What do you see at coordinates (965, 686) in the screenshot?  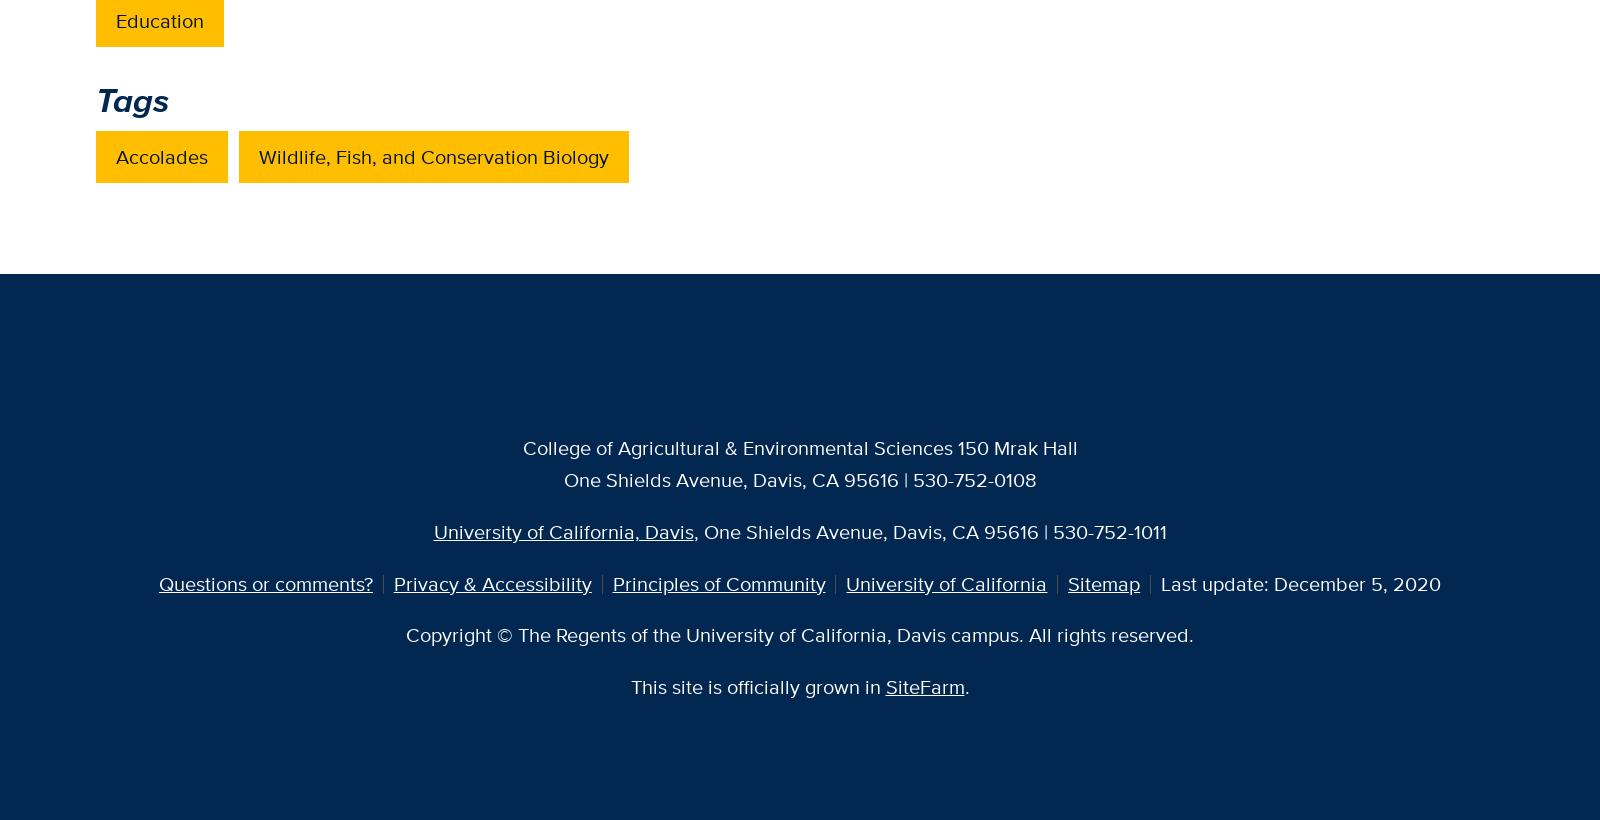 I see `'.'` at bounding box center [965, 686].